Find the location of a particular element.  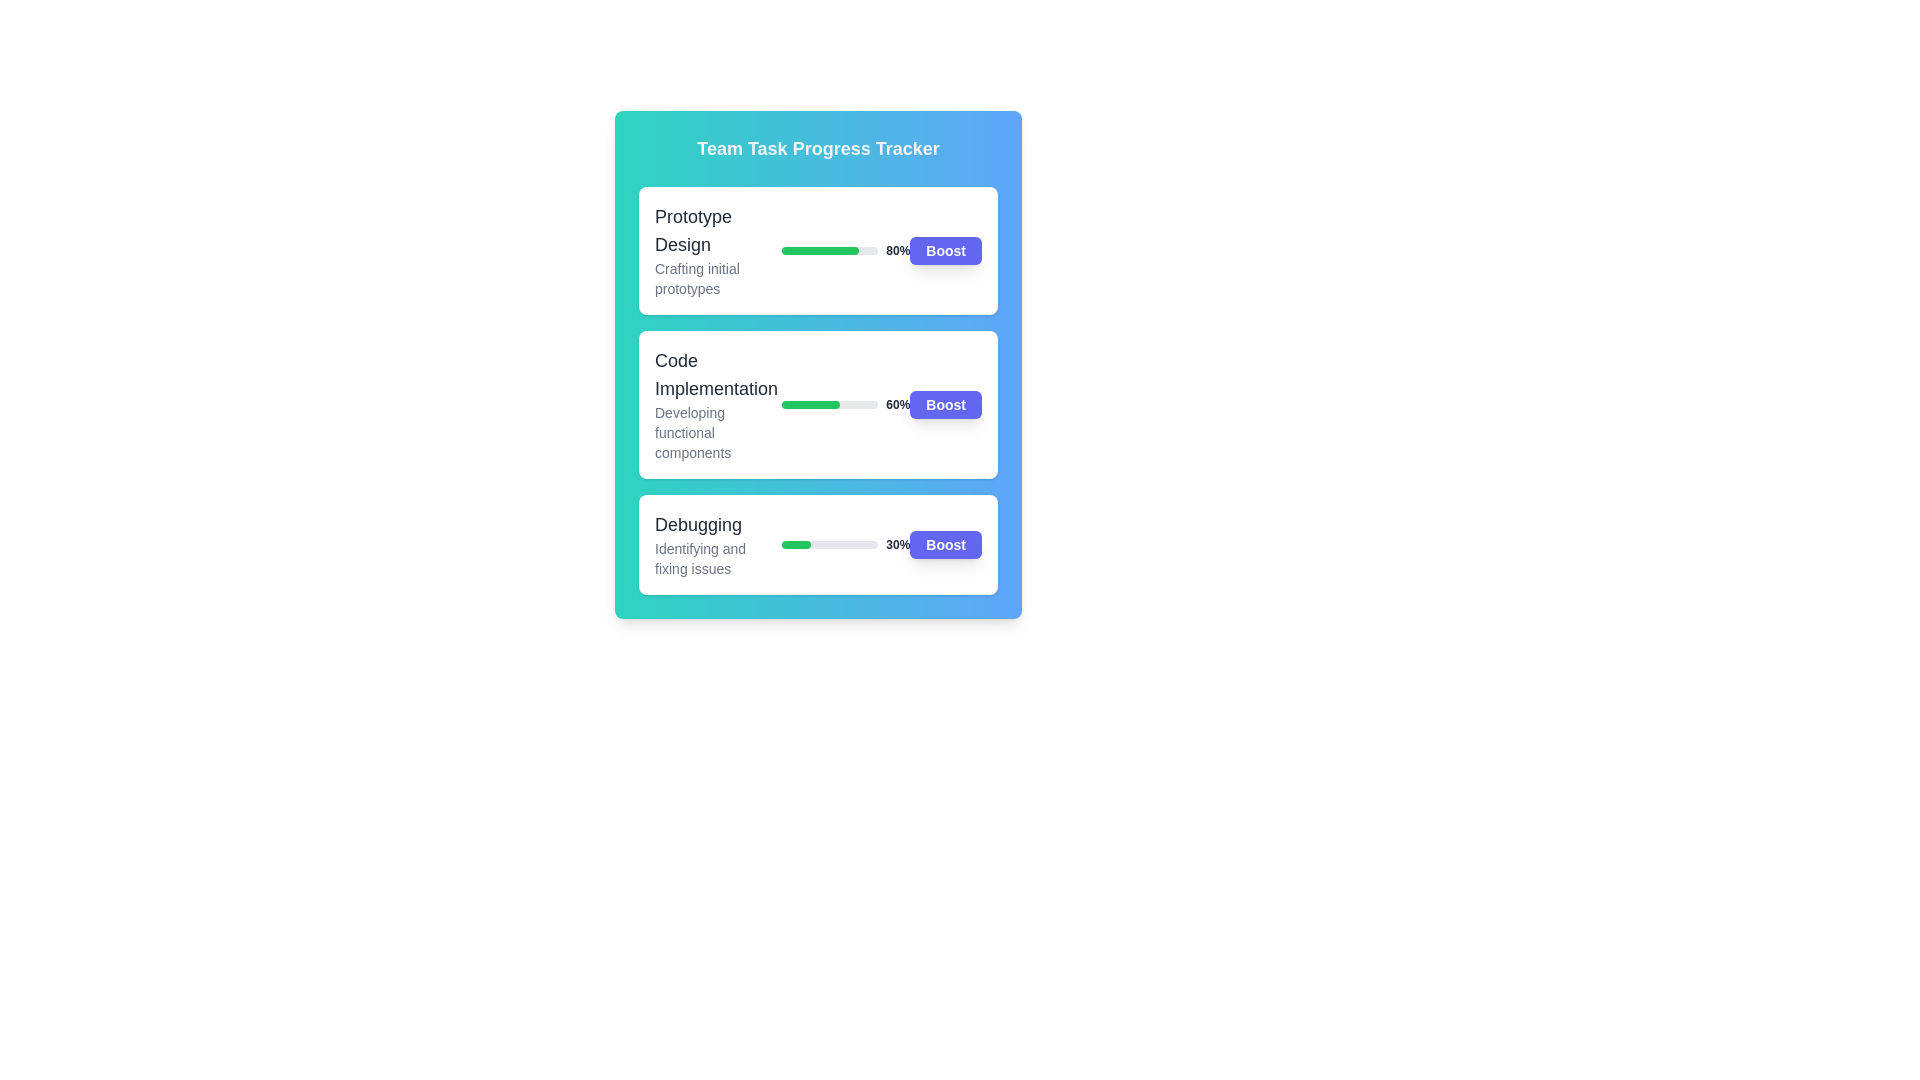

the Progress Indicator with Text Label located in the second card labeled 'Code Implementation', positioned under 'Developing functional components' is located at coordinates (846, 405).